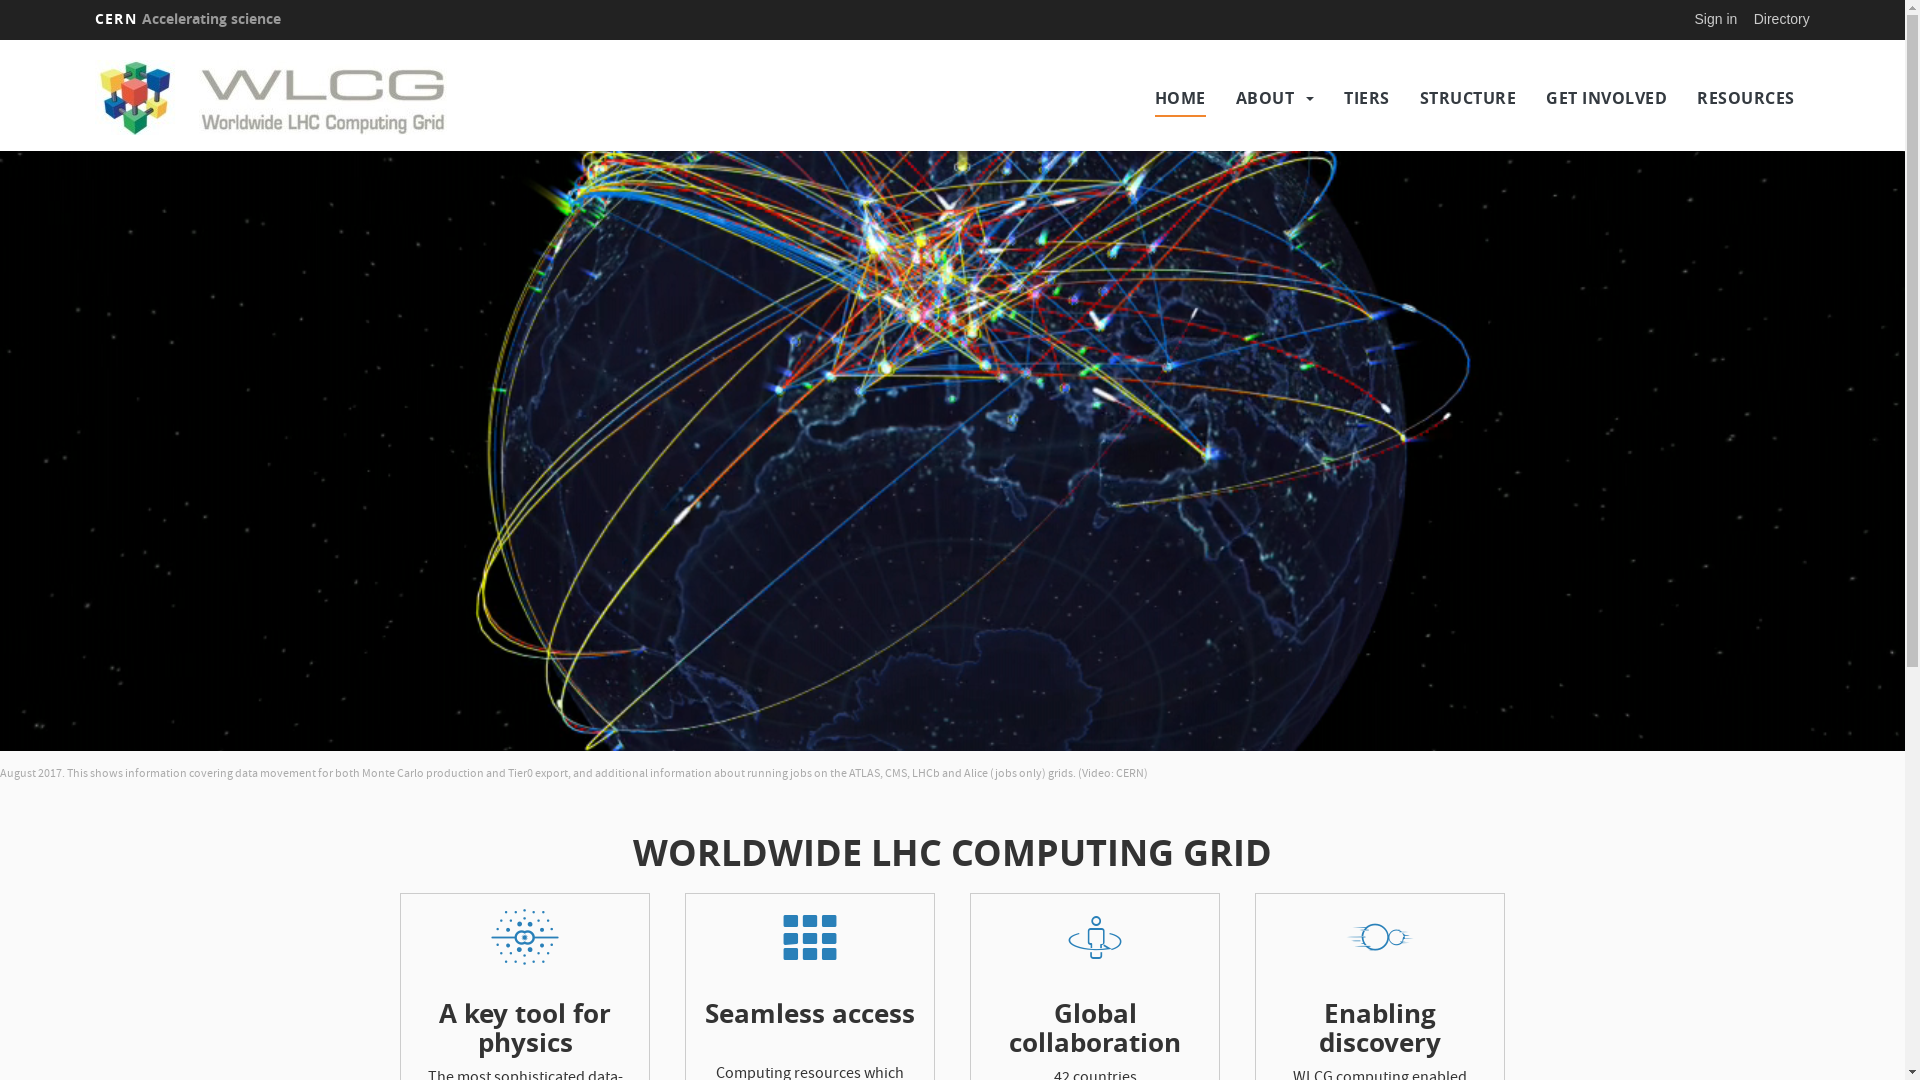  What do you see at coordinates (1606, 97) in the screenshot?
I see `'GET INVOLVED'` at bounding box center [1606, 97].